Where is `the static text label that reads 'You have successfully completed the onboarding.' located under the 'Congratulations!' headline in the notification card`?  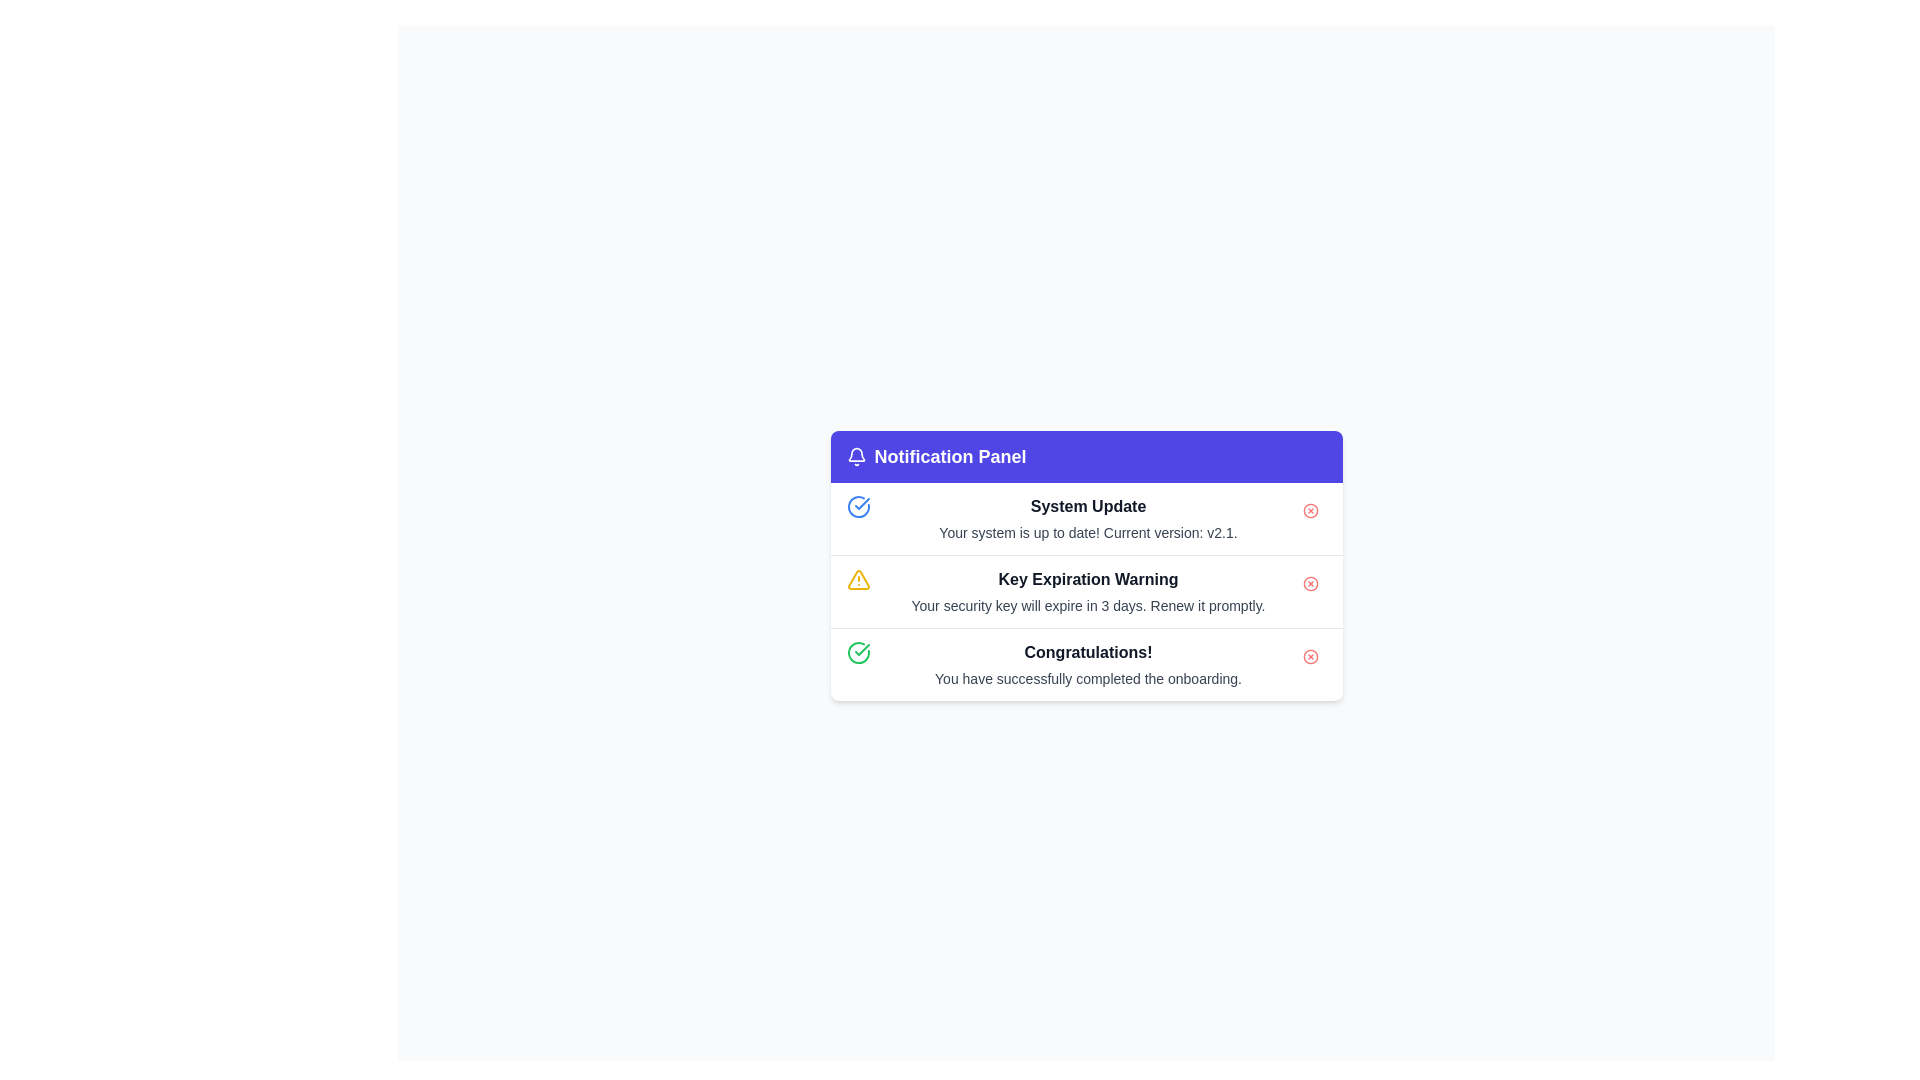
the static text label that reads 'You have successfully completed the onboarding.' located under the 'Congratulations!' headline in the notification card is located at coordinates (1087, 677).